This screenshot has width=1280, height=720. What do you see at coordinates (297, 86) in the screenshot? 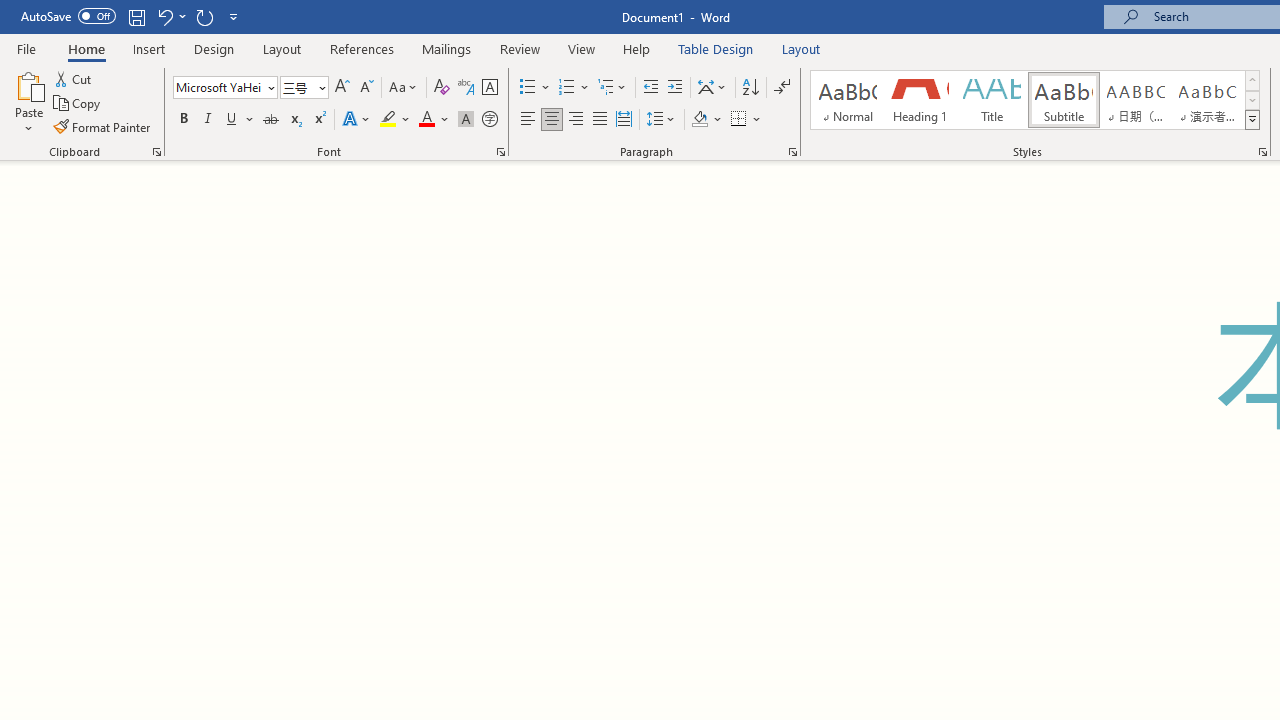
I see `'Font Size'` at bounding box center [297, 86].